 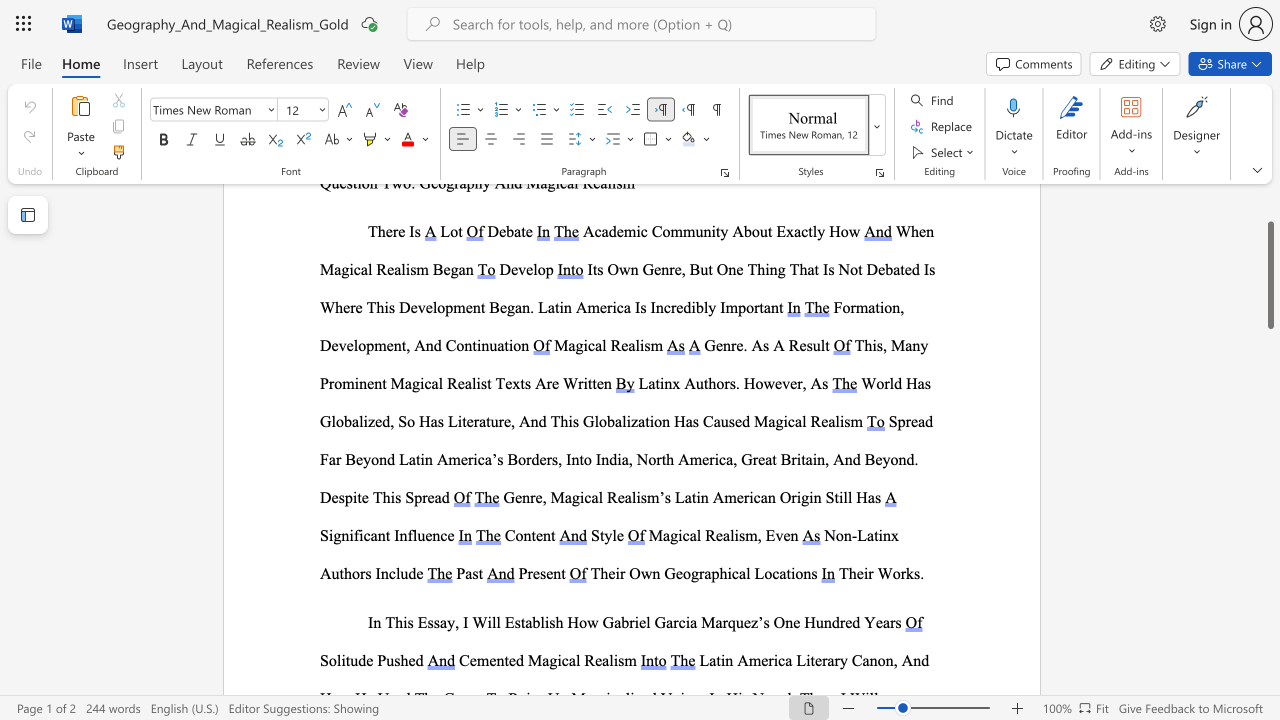 I want to click on the scrollbar to move the page down, so click(x=1269, y=348).